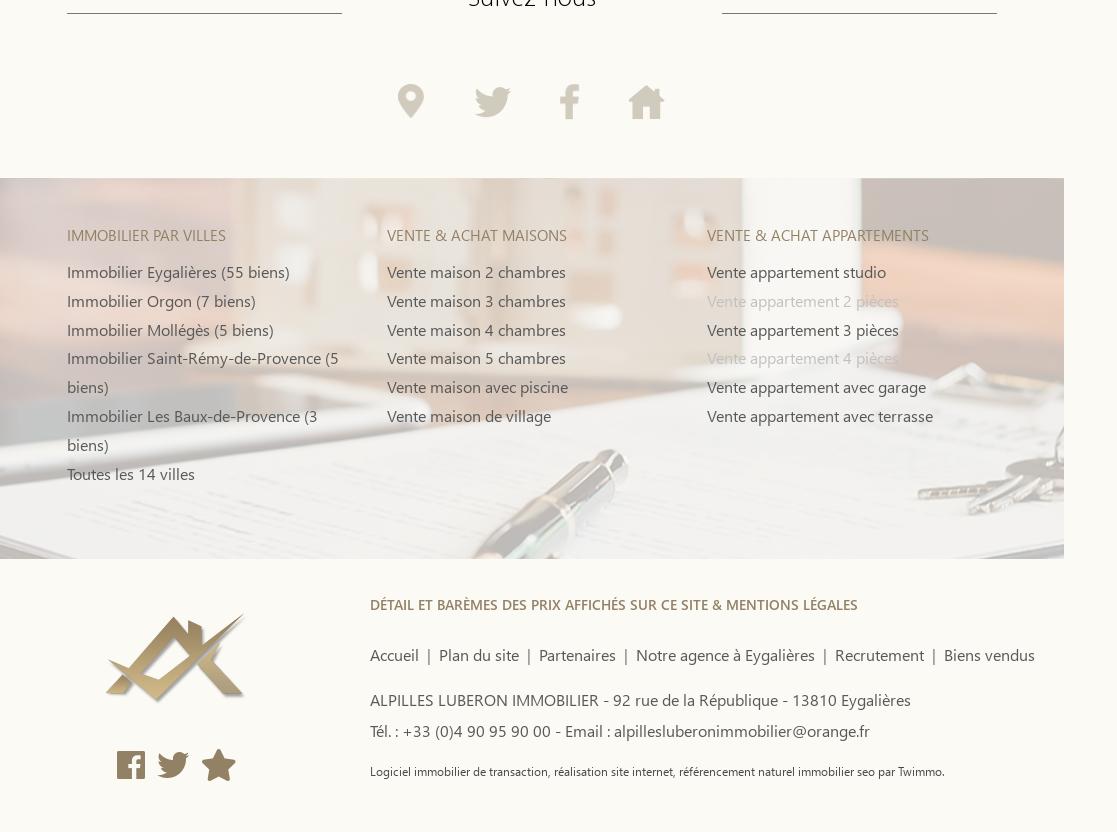 The image size is (1117, 832). Describe the element at coordinates (575, 654) in the screenshot. I see `'Partenaires'` at that location.